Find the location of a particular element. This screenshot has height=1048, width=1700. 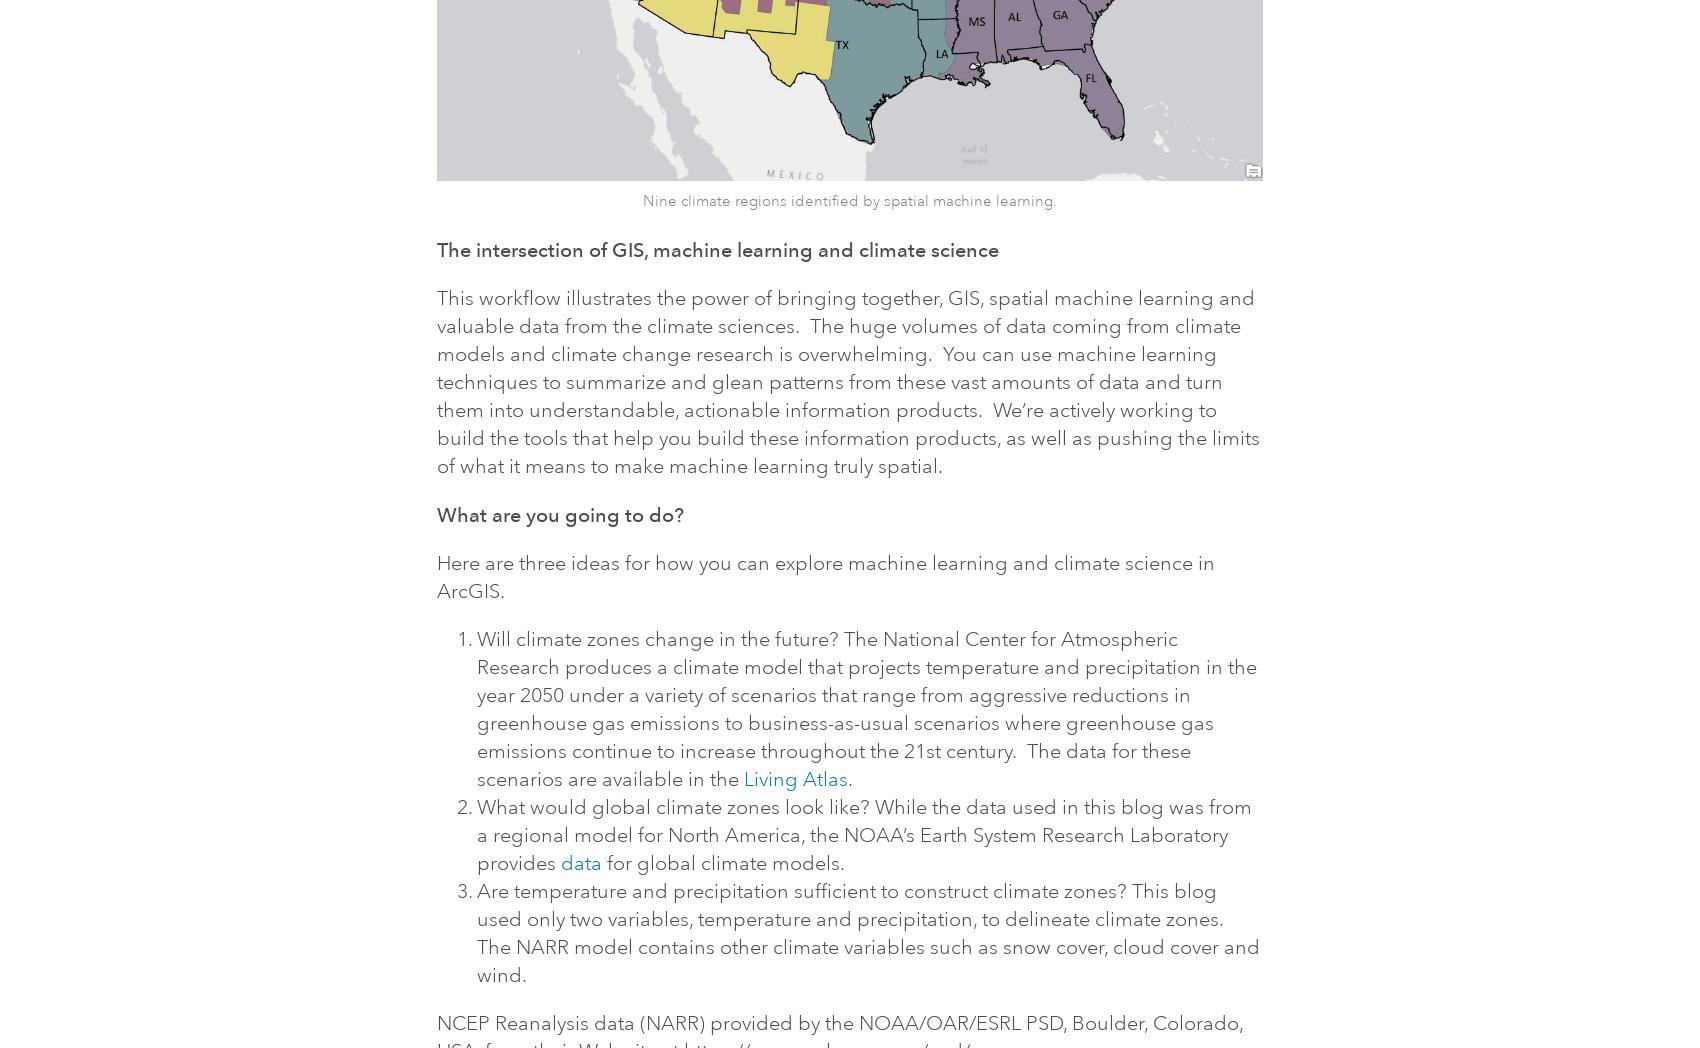

'The intersection of GIS, machine learning and climate science' is located at coordinates (718, 249).